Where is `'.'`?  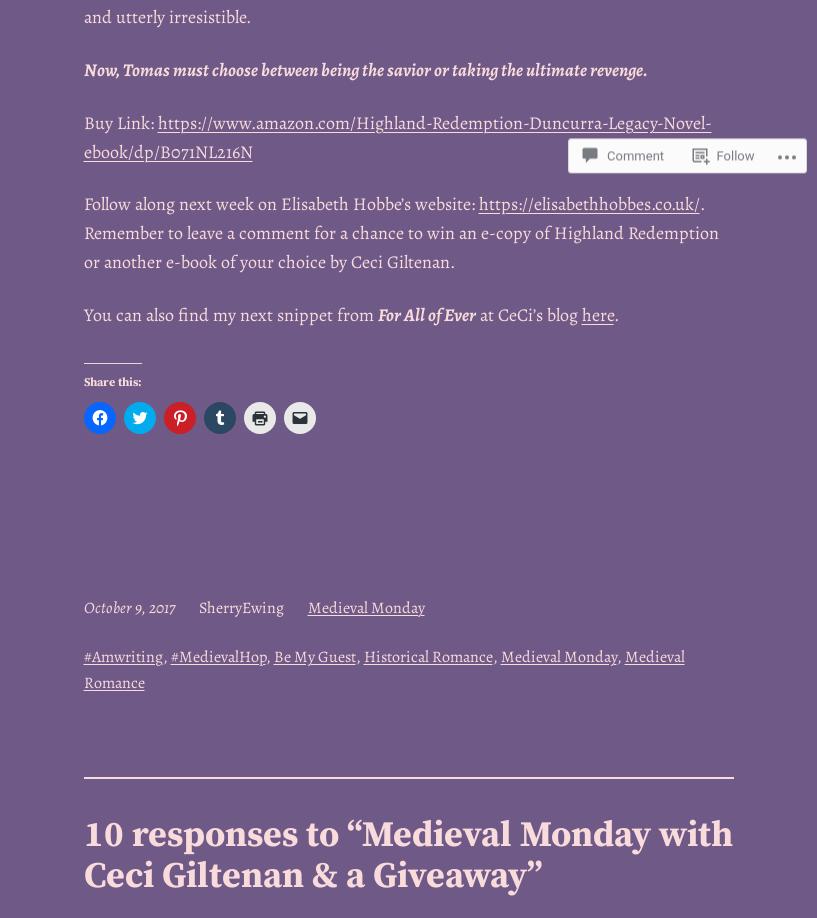 '.' is located at coordinates (615, 313).